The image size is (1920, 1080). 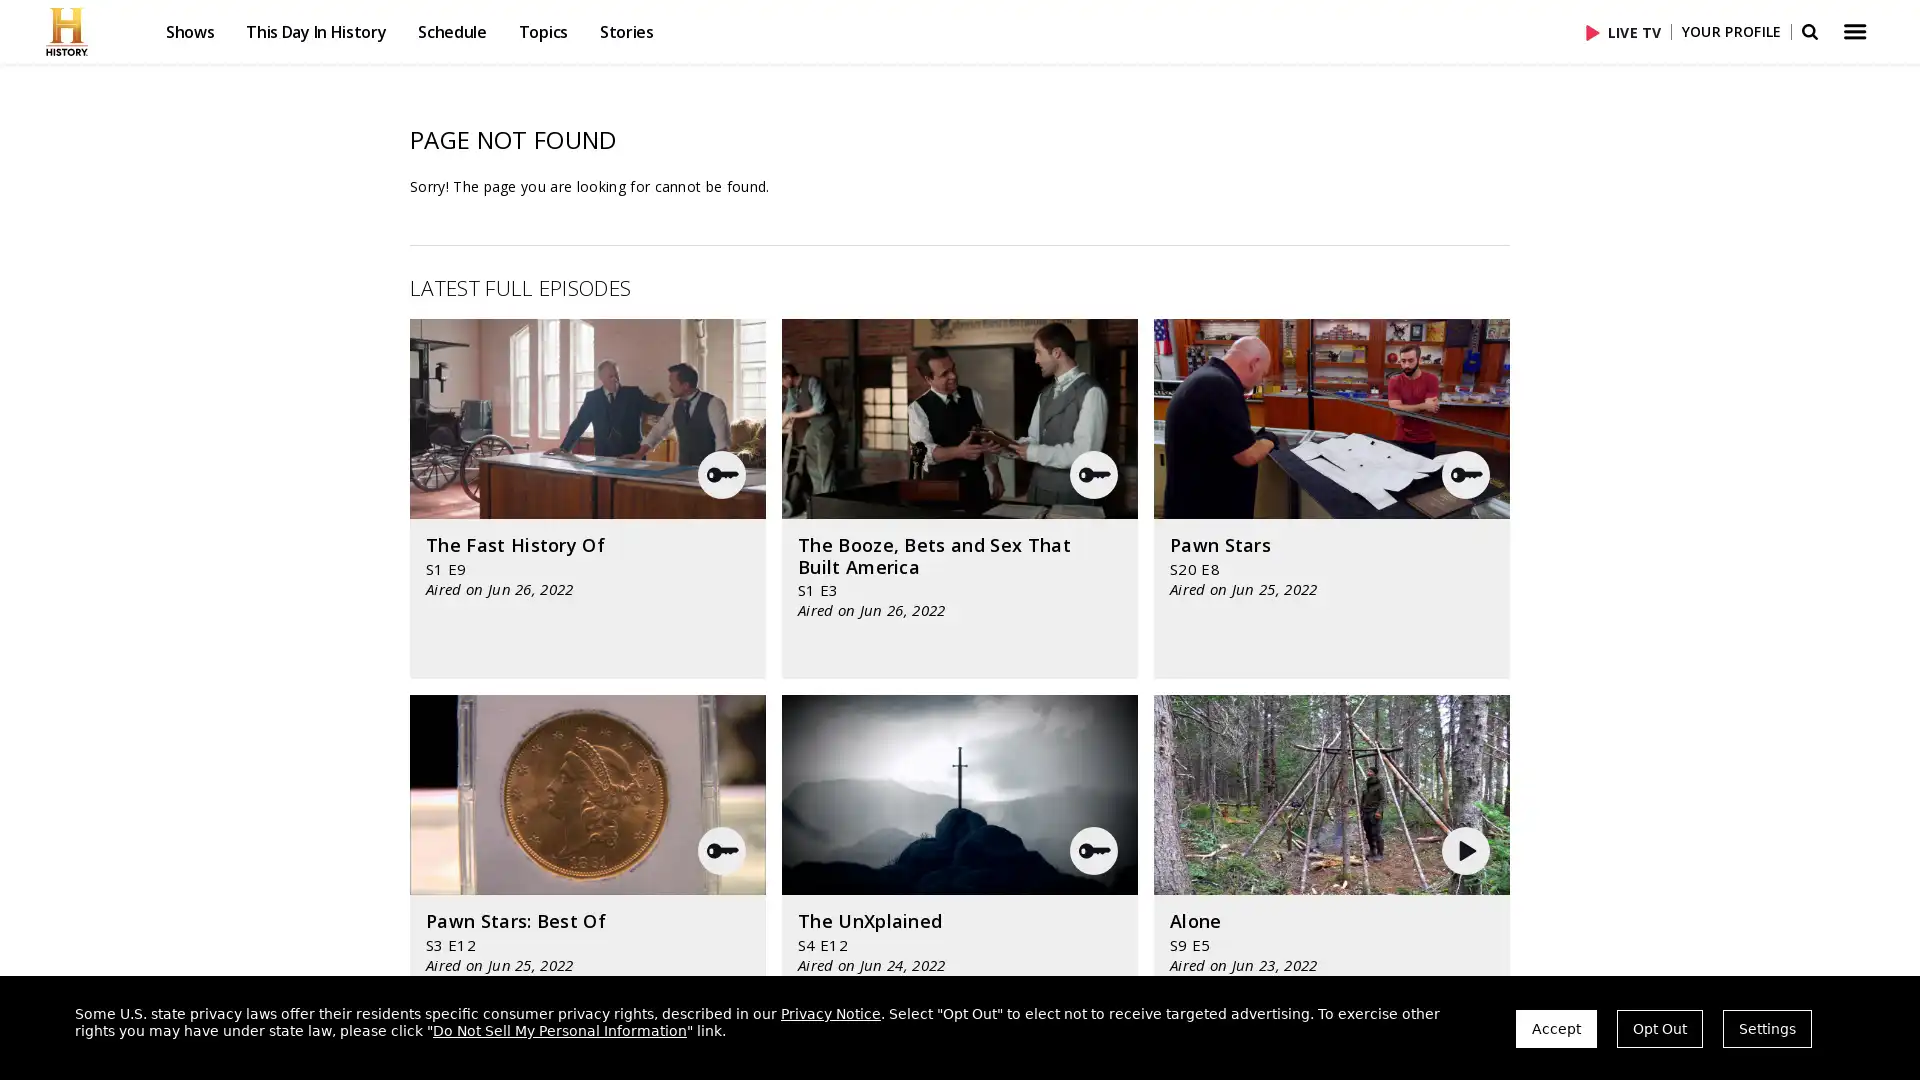 I want to click on Q, so click(x=720, y=474).